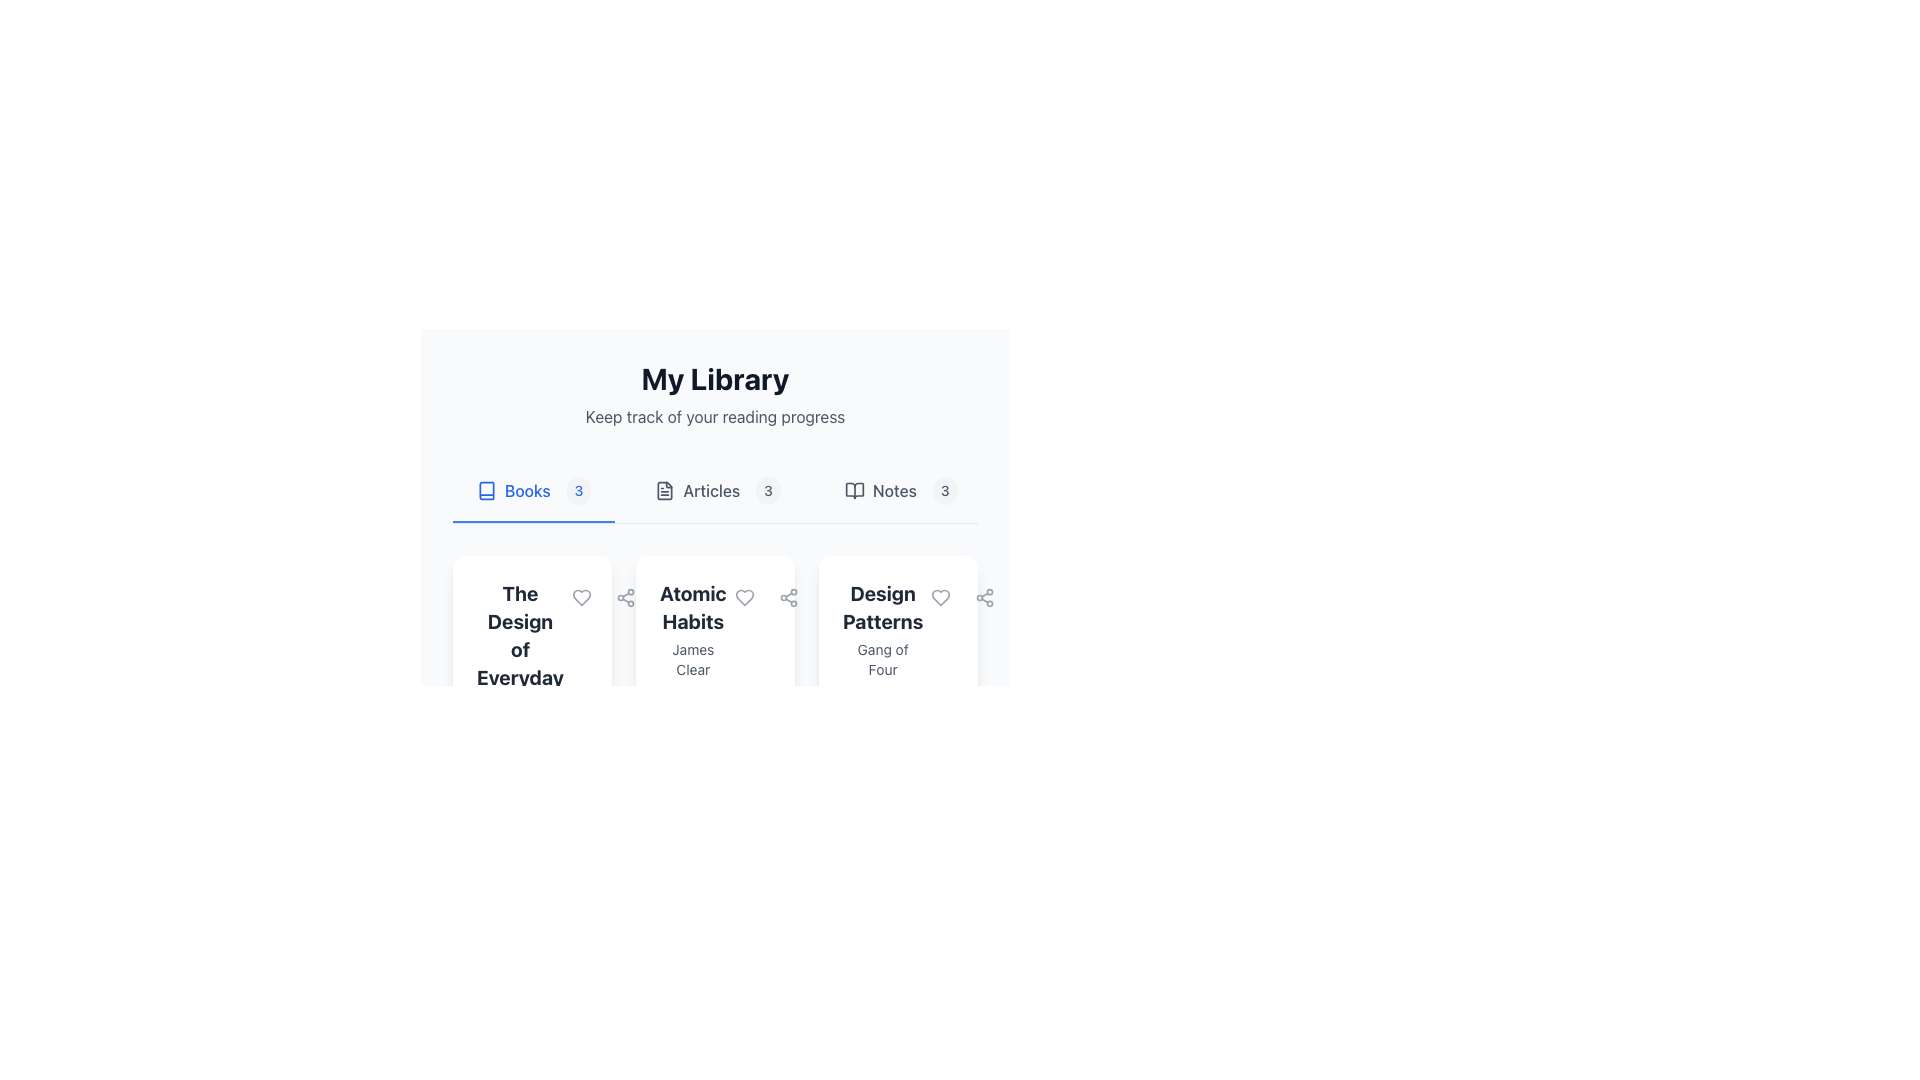 Image resolution: width=1920 pixels, height=1080 pixels. Describe the element at coordinates (715, 737) in the screenshot. I see `the second book card in the 'My Library' section` at that location.